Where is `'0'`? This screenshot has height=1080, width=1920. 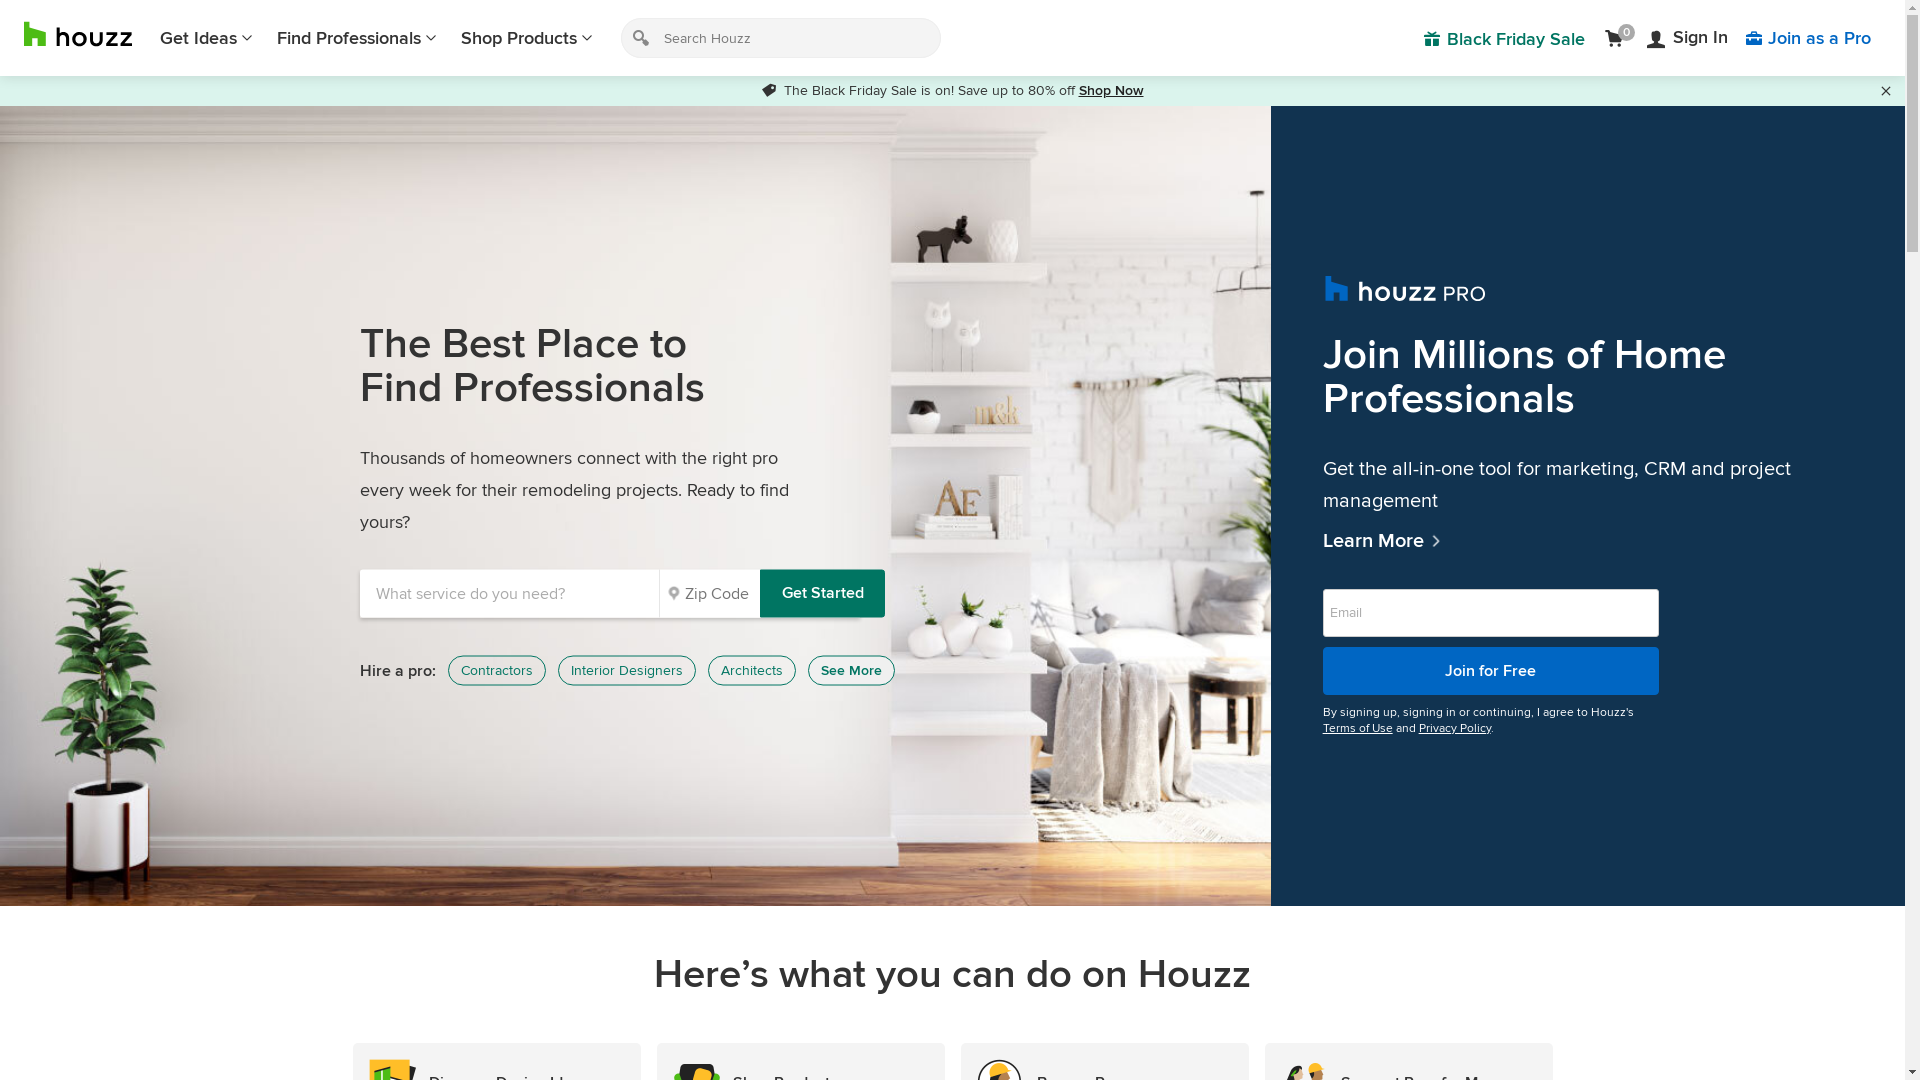
'0' is located at coordinates (1617, 38).